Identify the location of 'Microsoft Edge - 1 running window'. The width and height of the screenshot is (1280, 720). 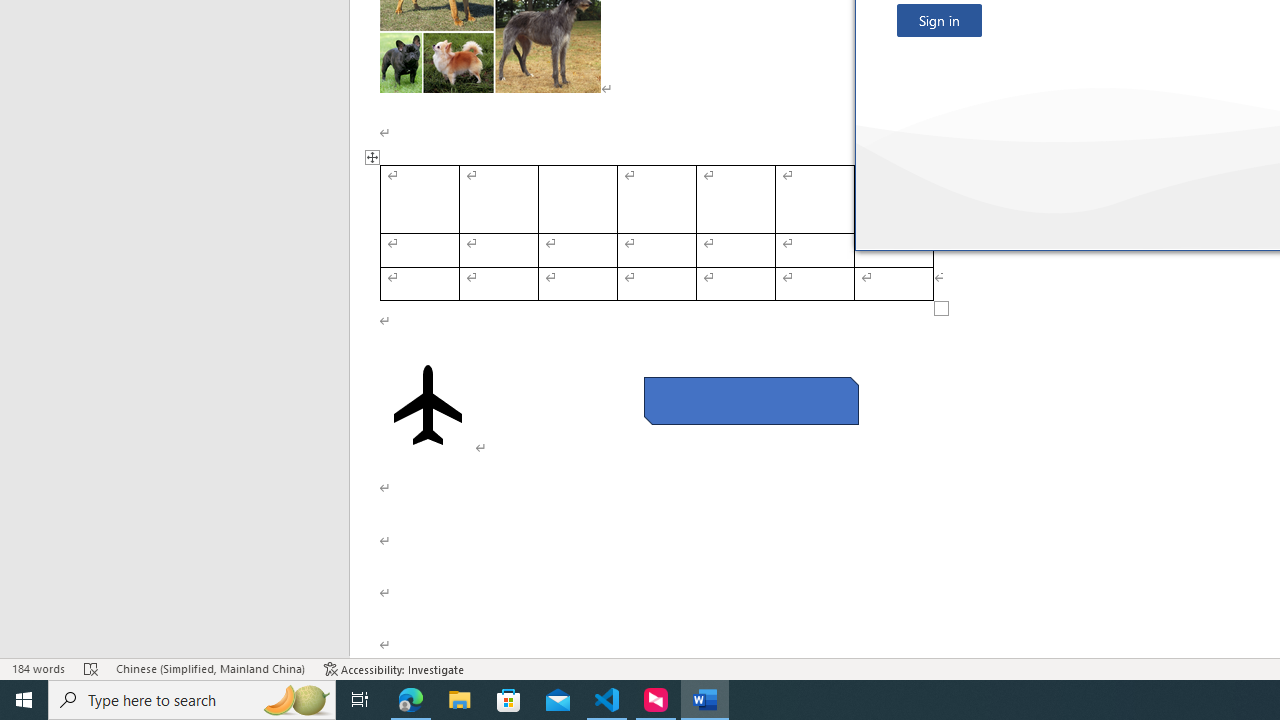
(410, 698).